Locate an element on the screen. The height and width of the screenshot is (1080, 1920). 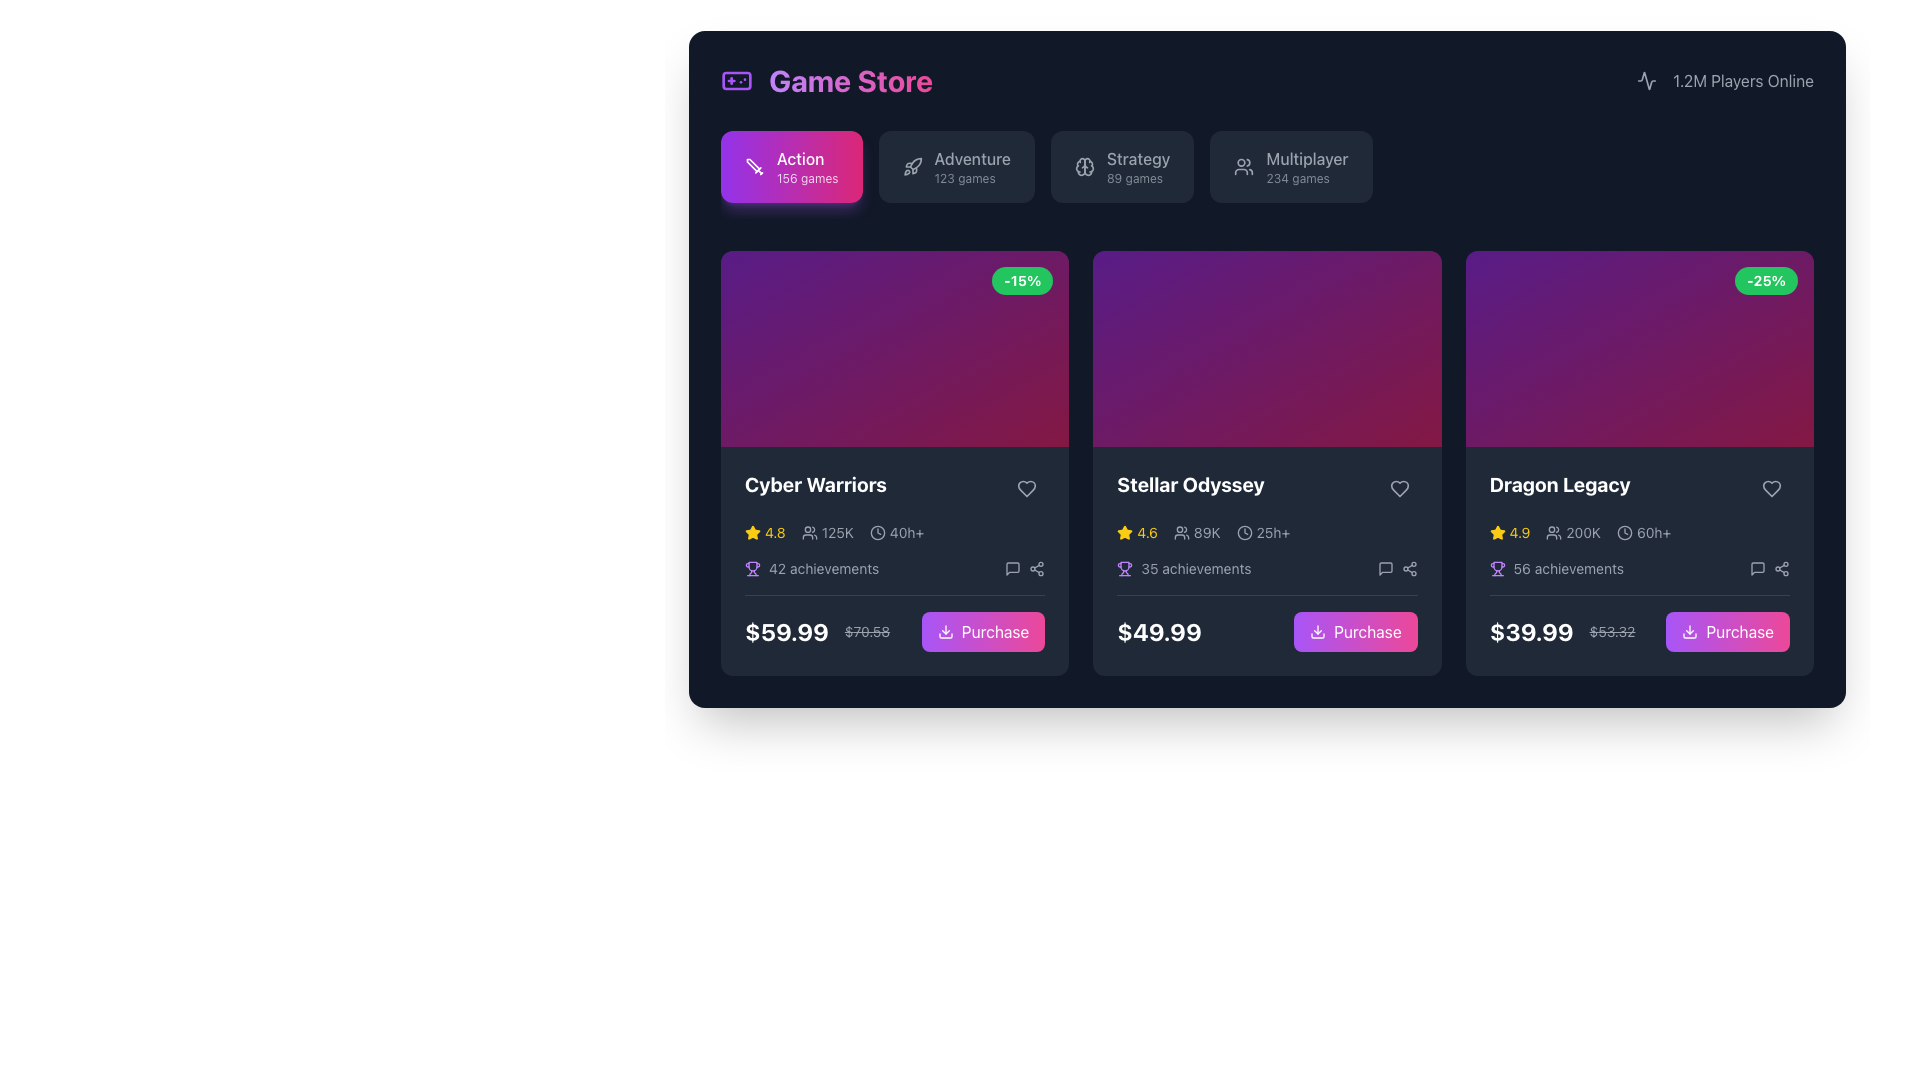
the star icon representing the rating in the first game card of the 'Cyber Warriors' section, which indicates a rating of '4.8' is located at coordinates (752, 531).